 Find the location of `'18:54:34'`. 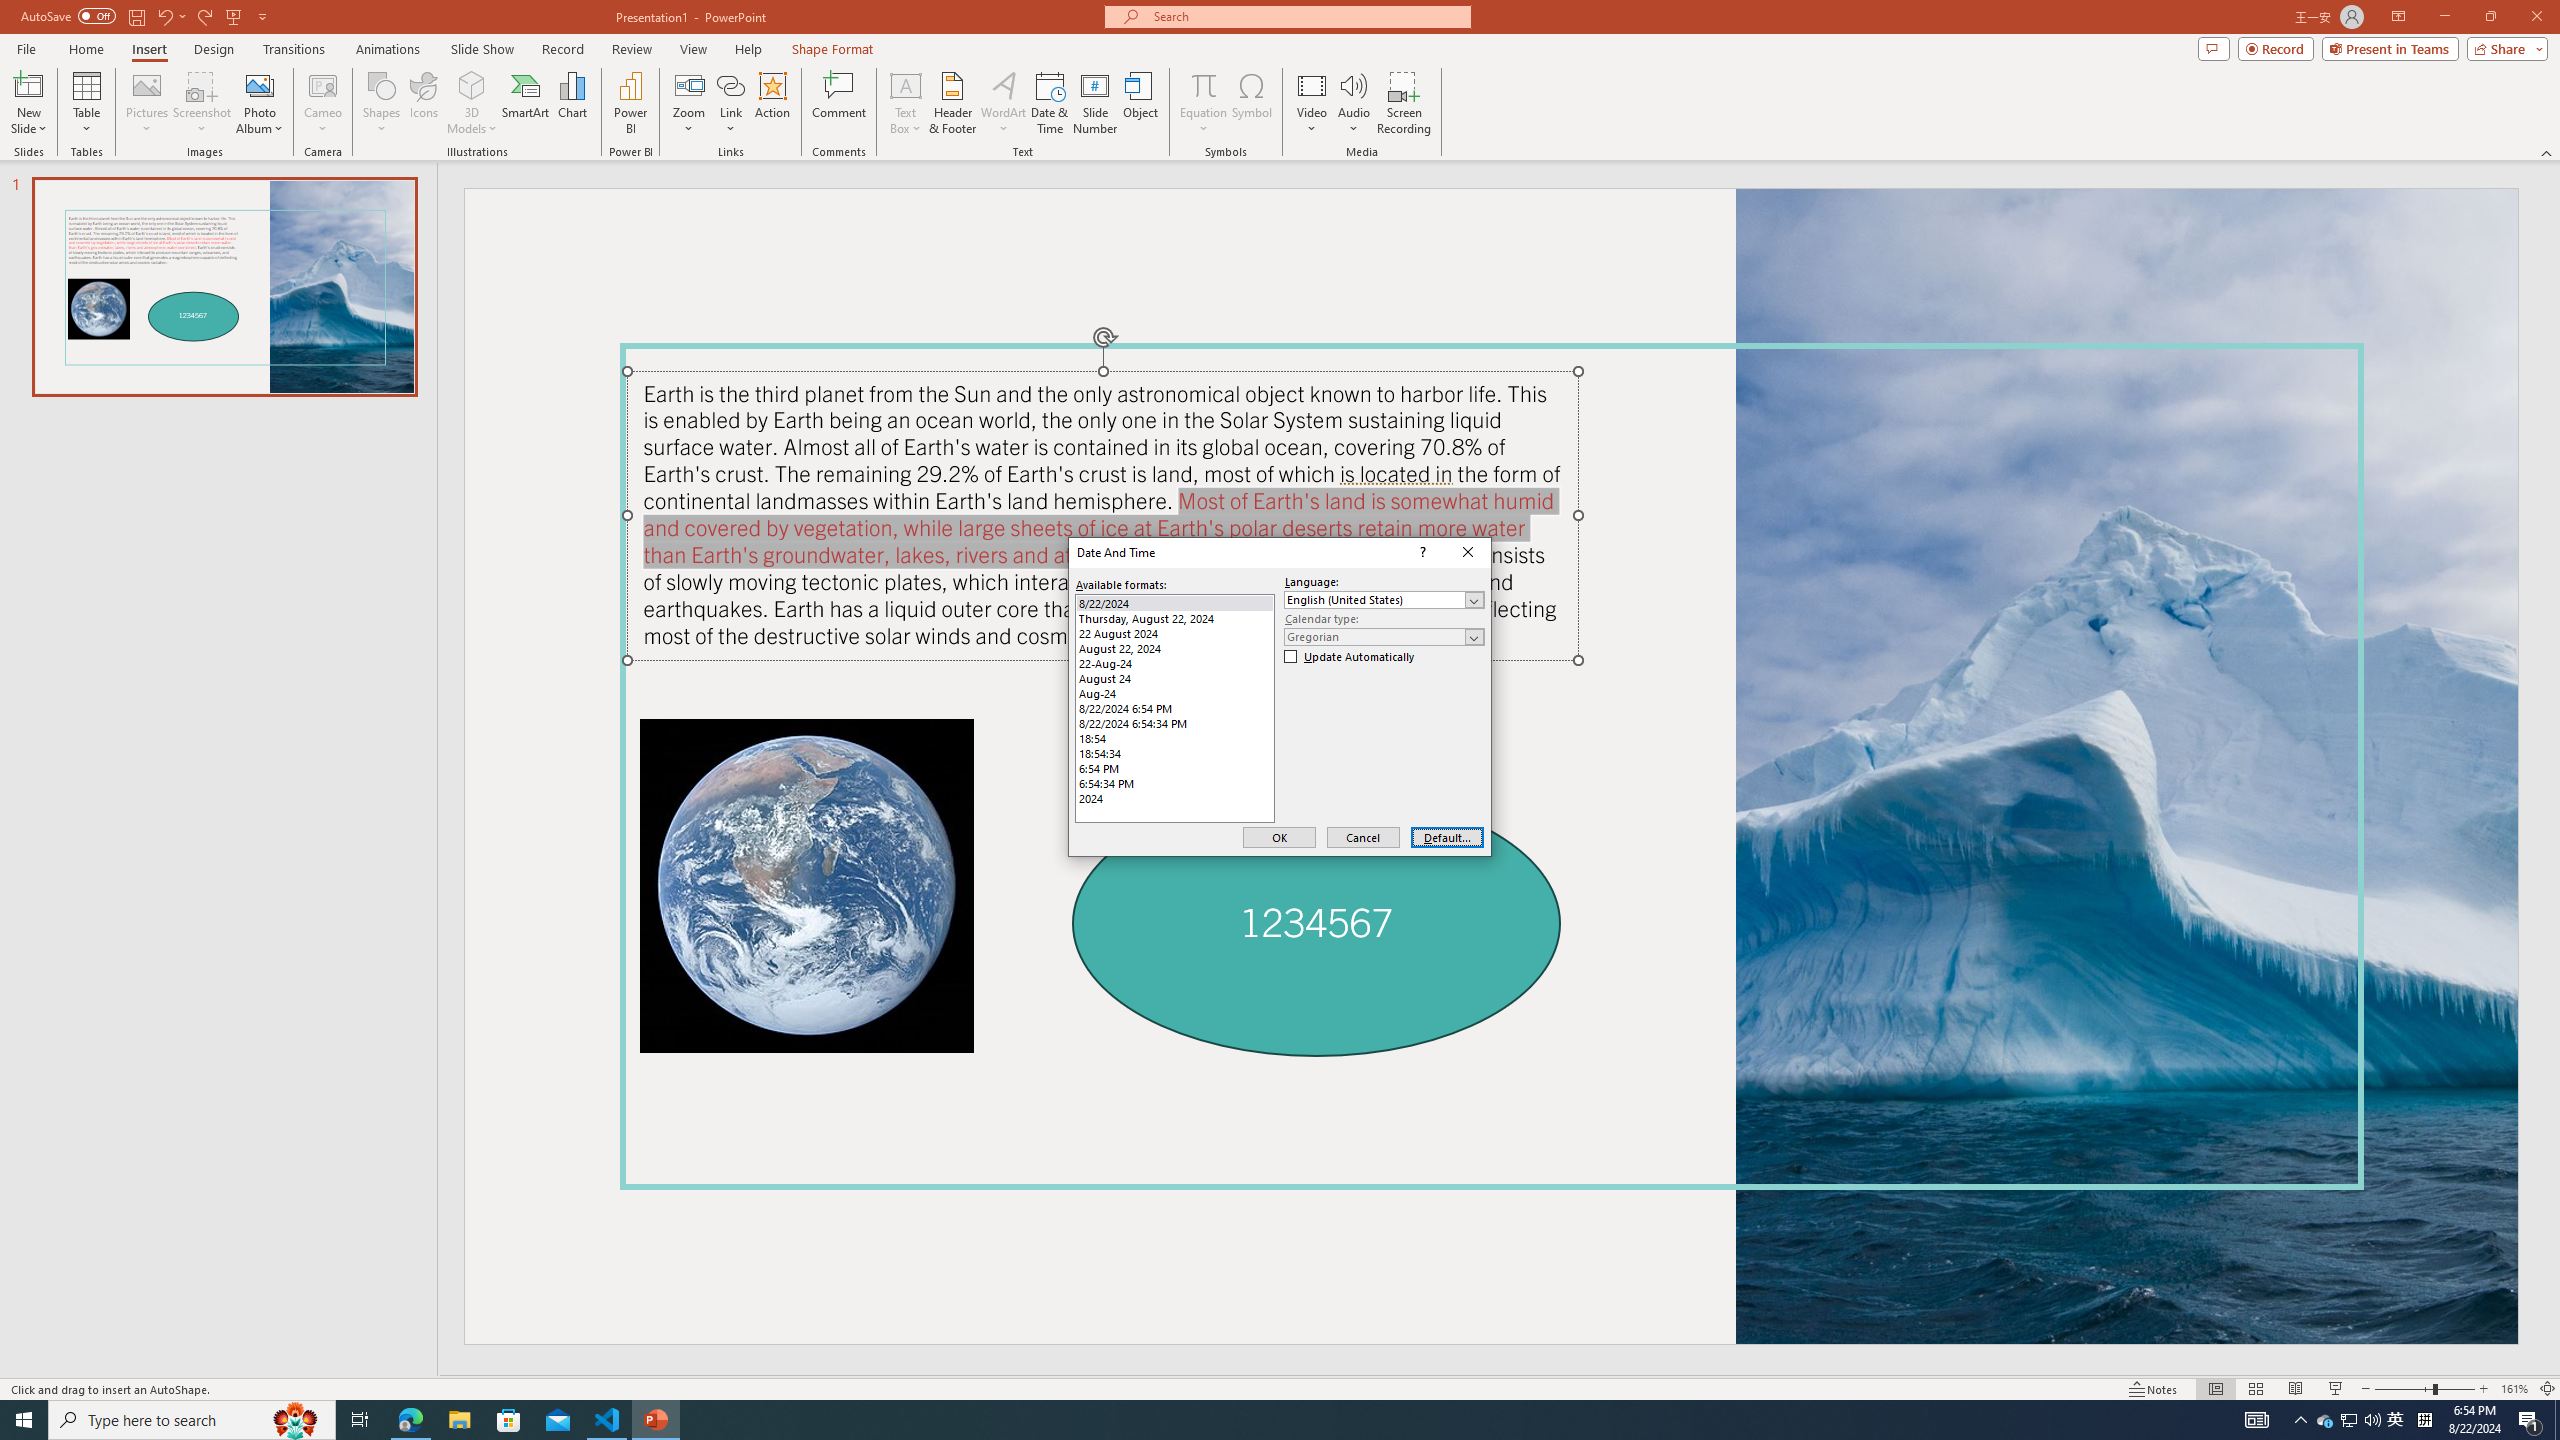

'18:54:34' is located at coordinates (1174, 752).